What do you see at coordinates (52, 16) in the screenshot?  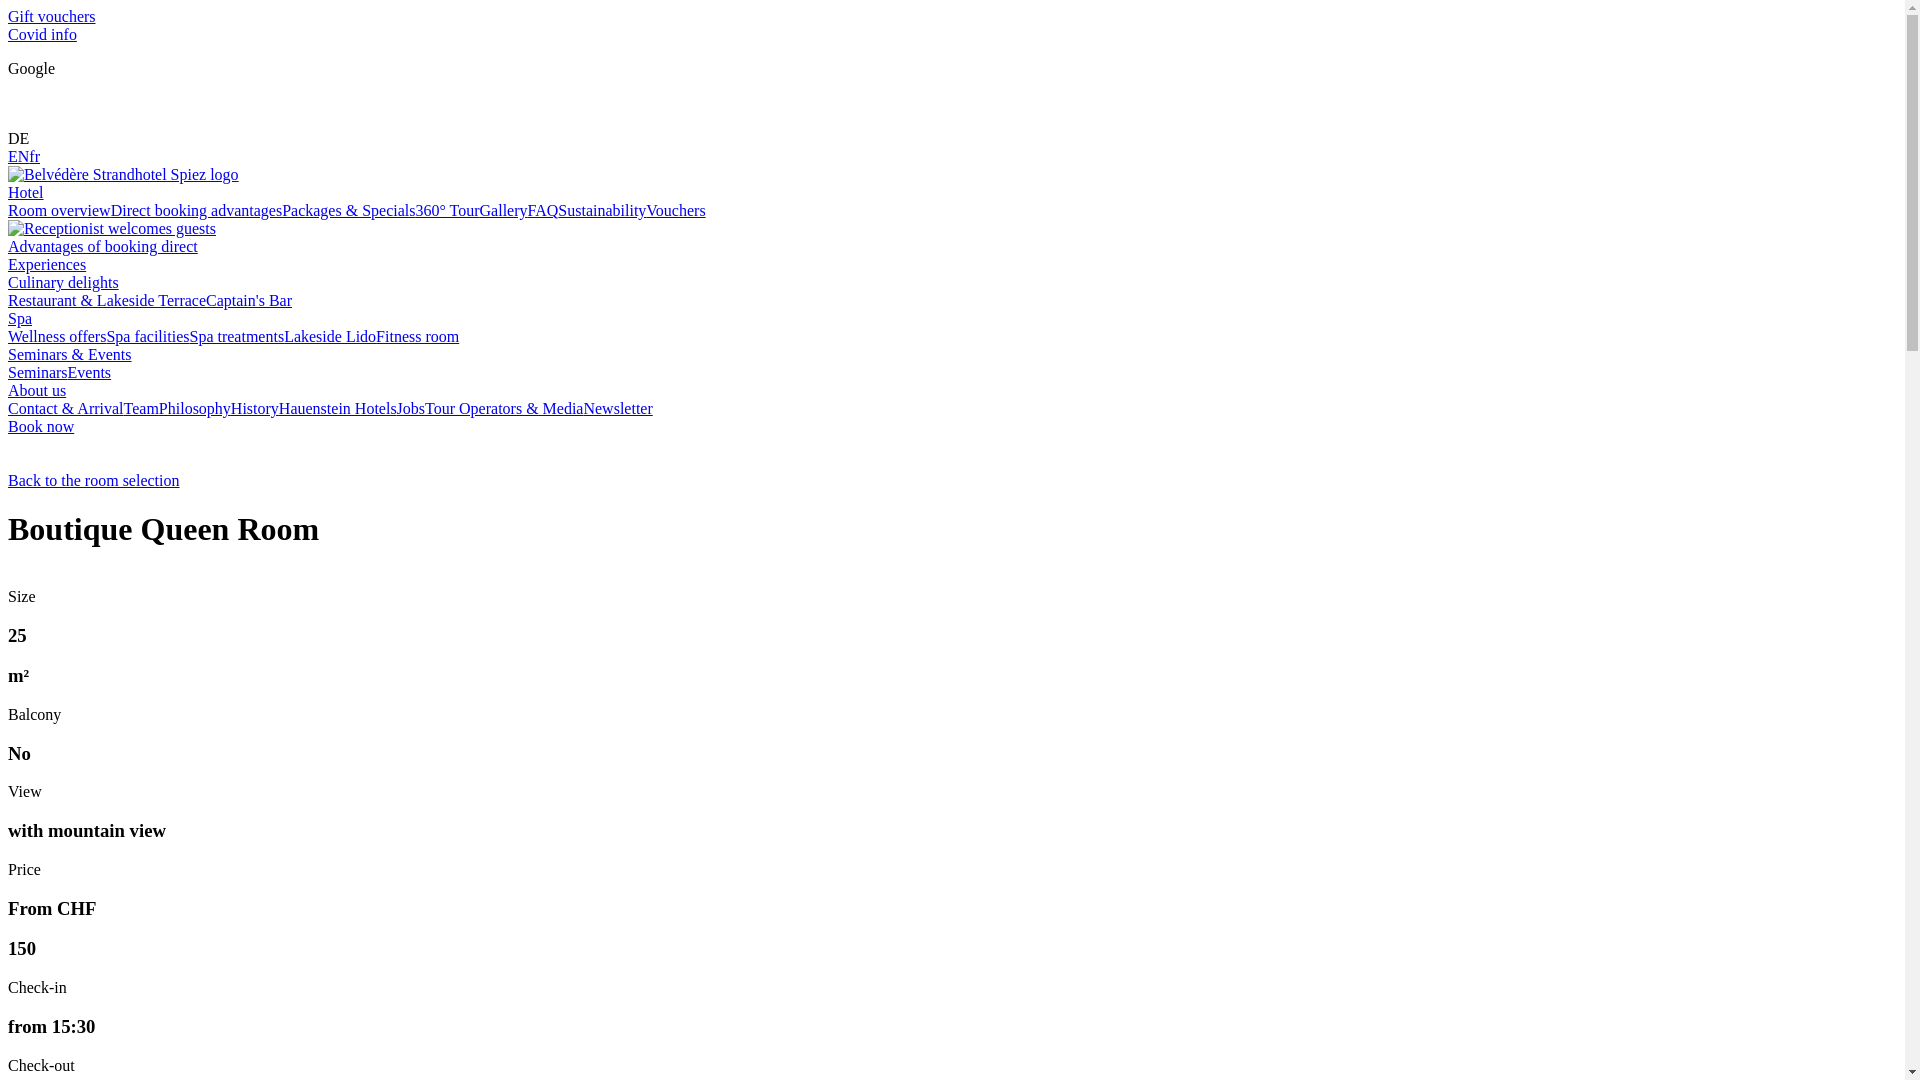 I see `'Gift vouchers'` at bounding box center [52, 16].